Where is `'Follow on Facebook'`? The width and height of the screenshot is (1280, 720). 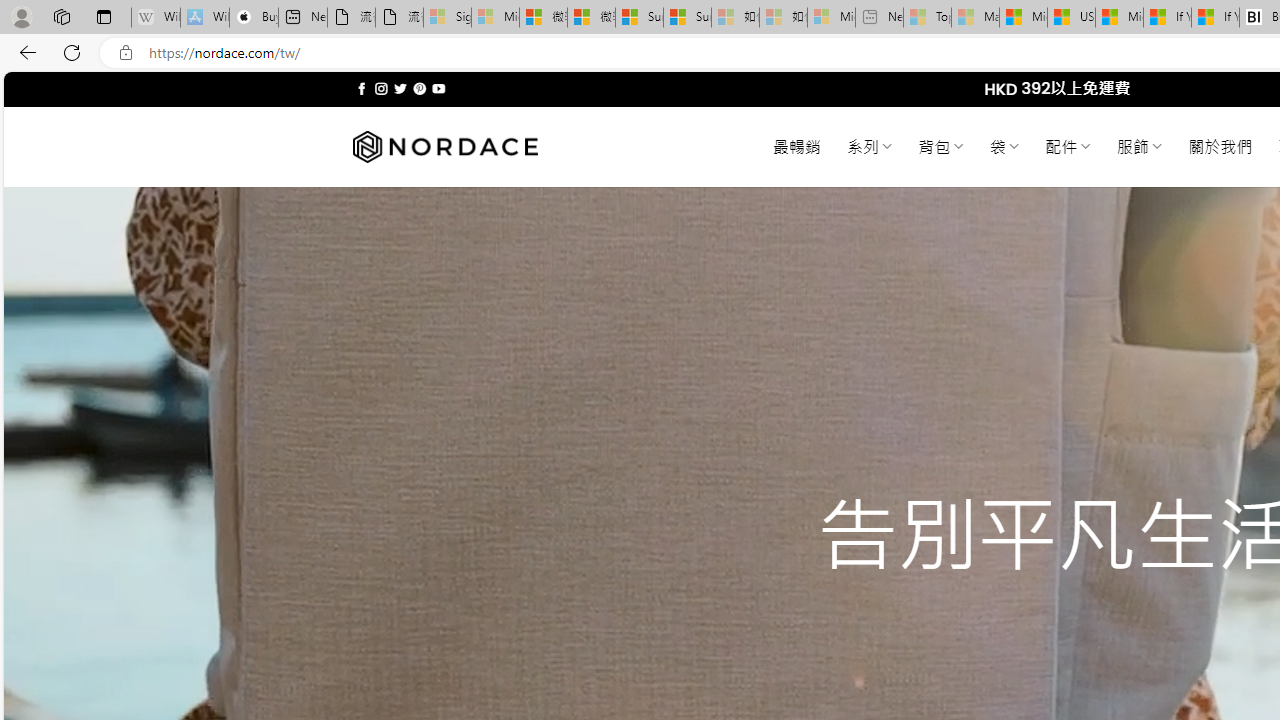 'Follow on Facebook' is located at coordinates (362, 88).